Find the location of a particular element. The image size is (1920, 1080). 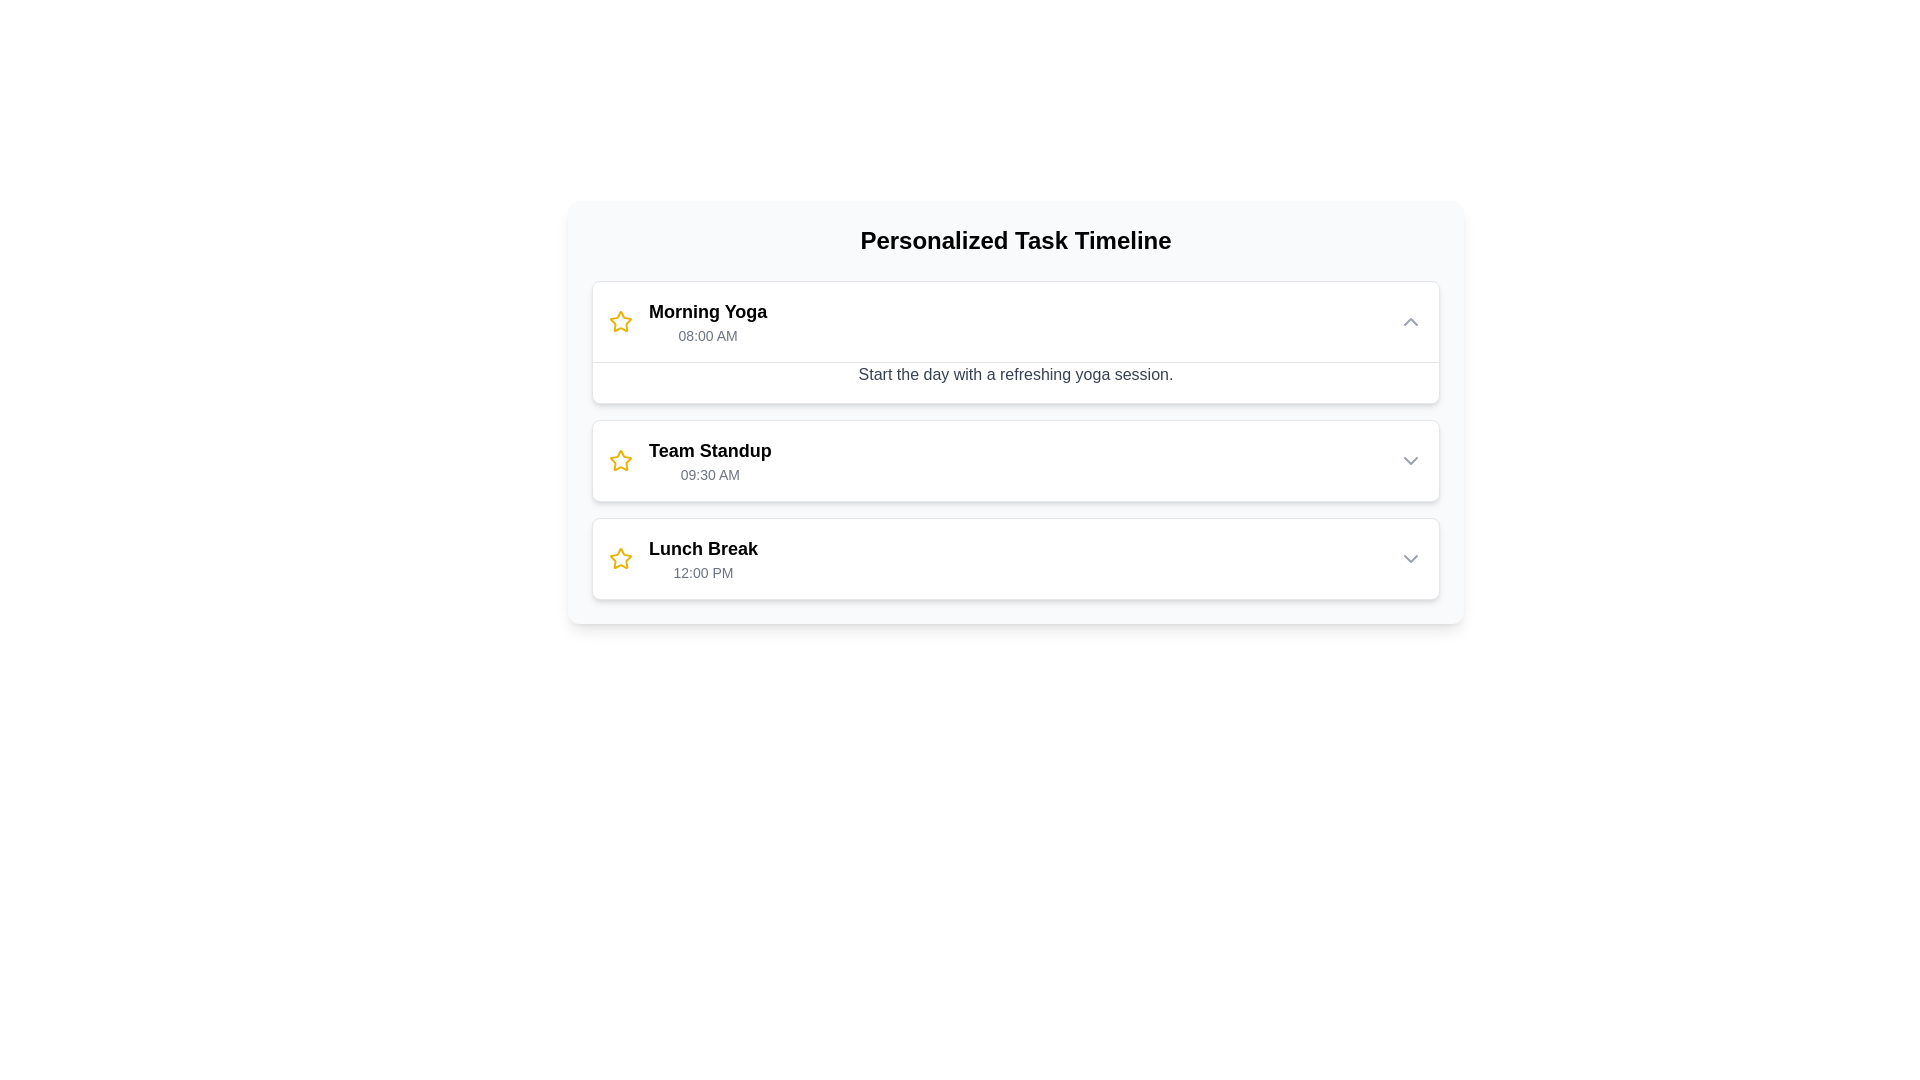

the second list item labeled 'Team Standup', which features a bold title and a yellow star, to interact or select the event is located at coordinates (690, 461).